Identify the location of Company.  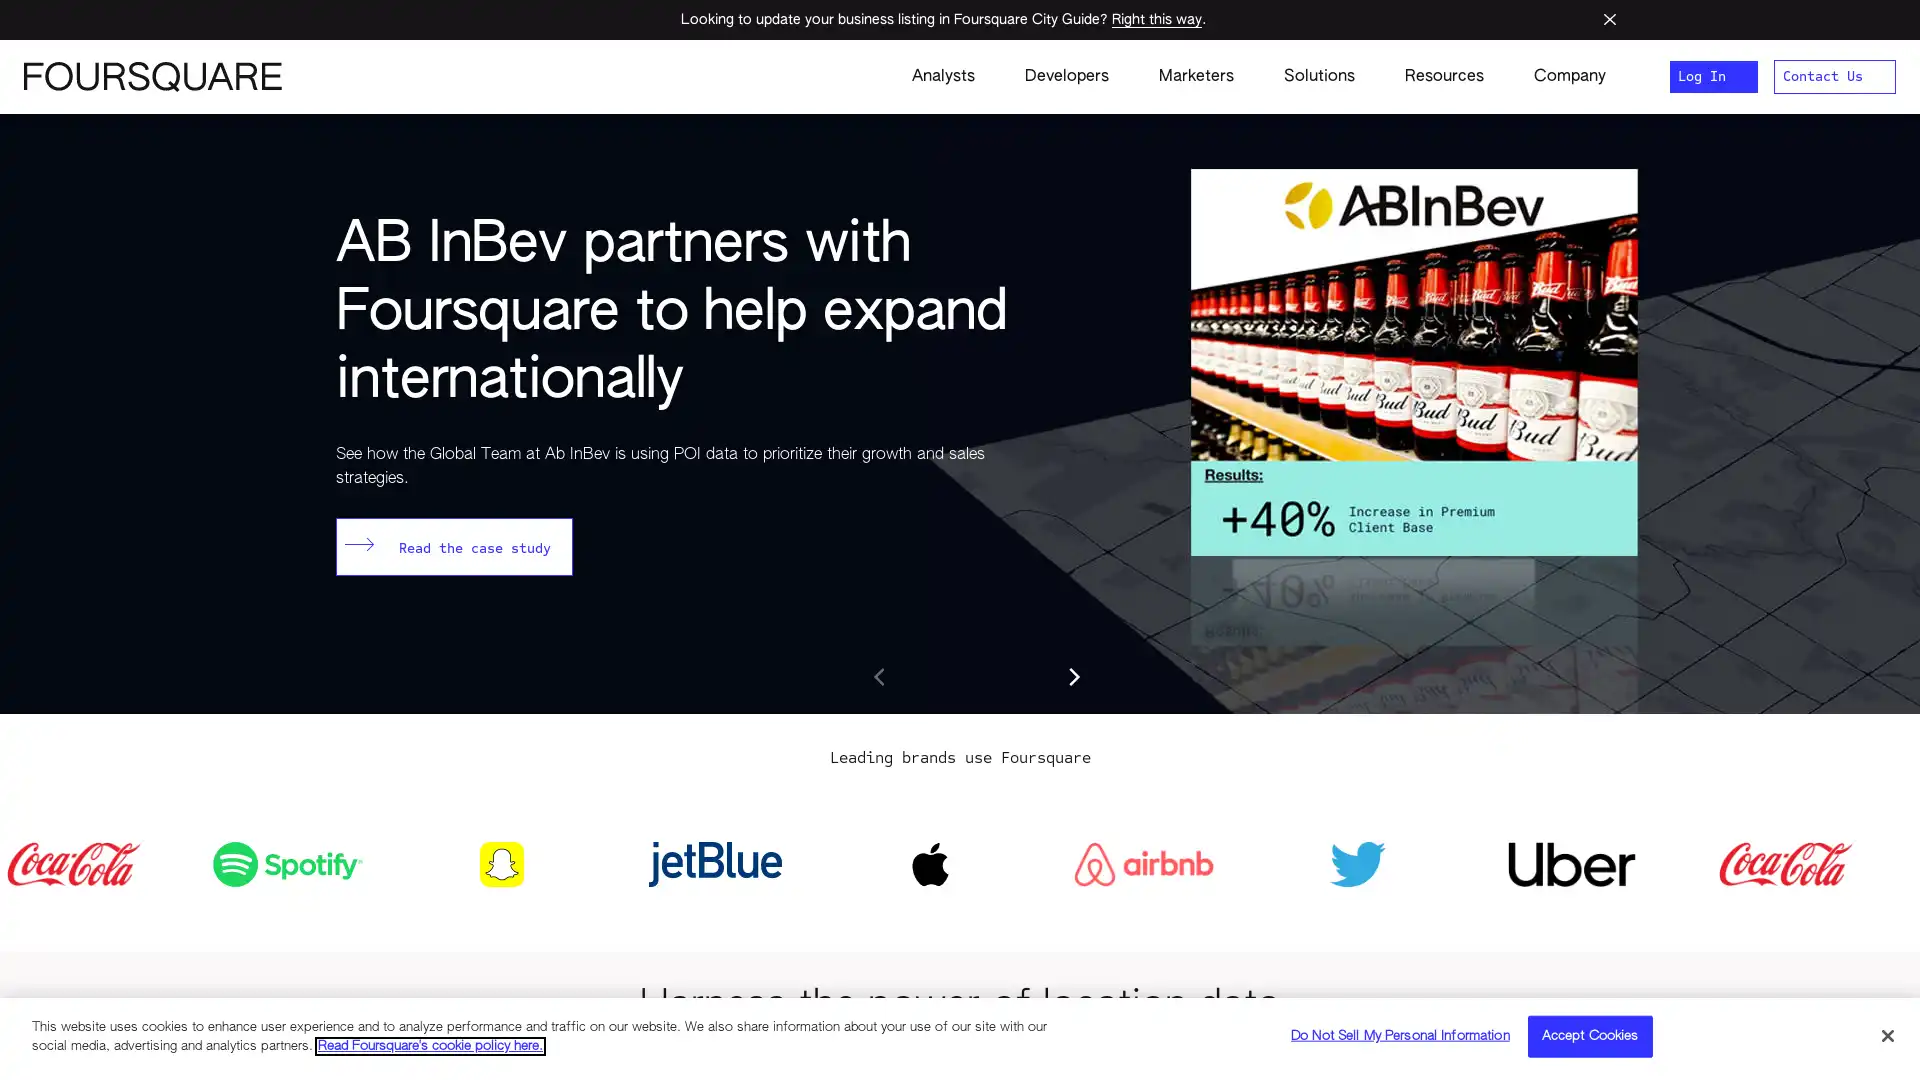
(1556, 76).